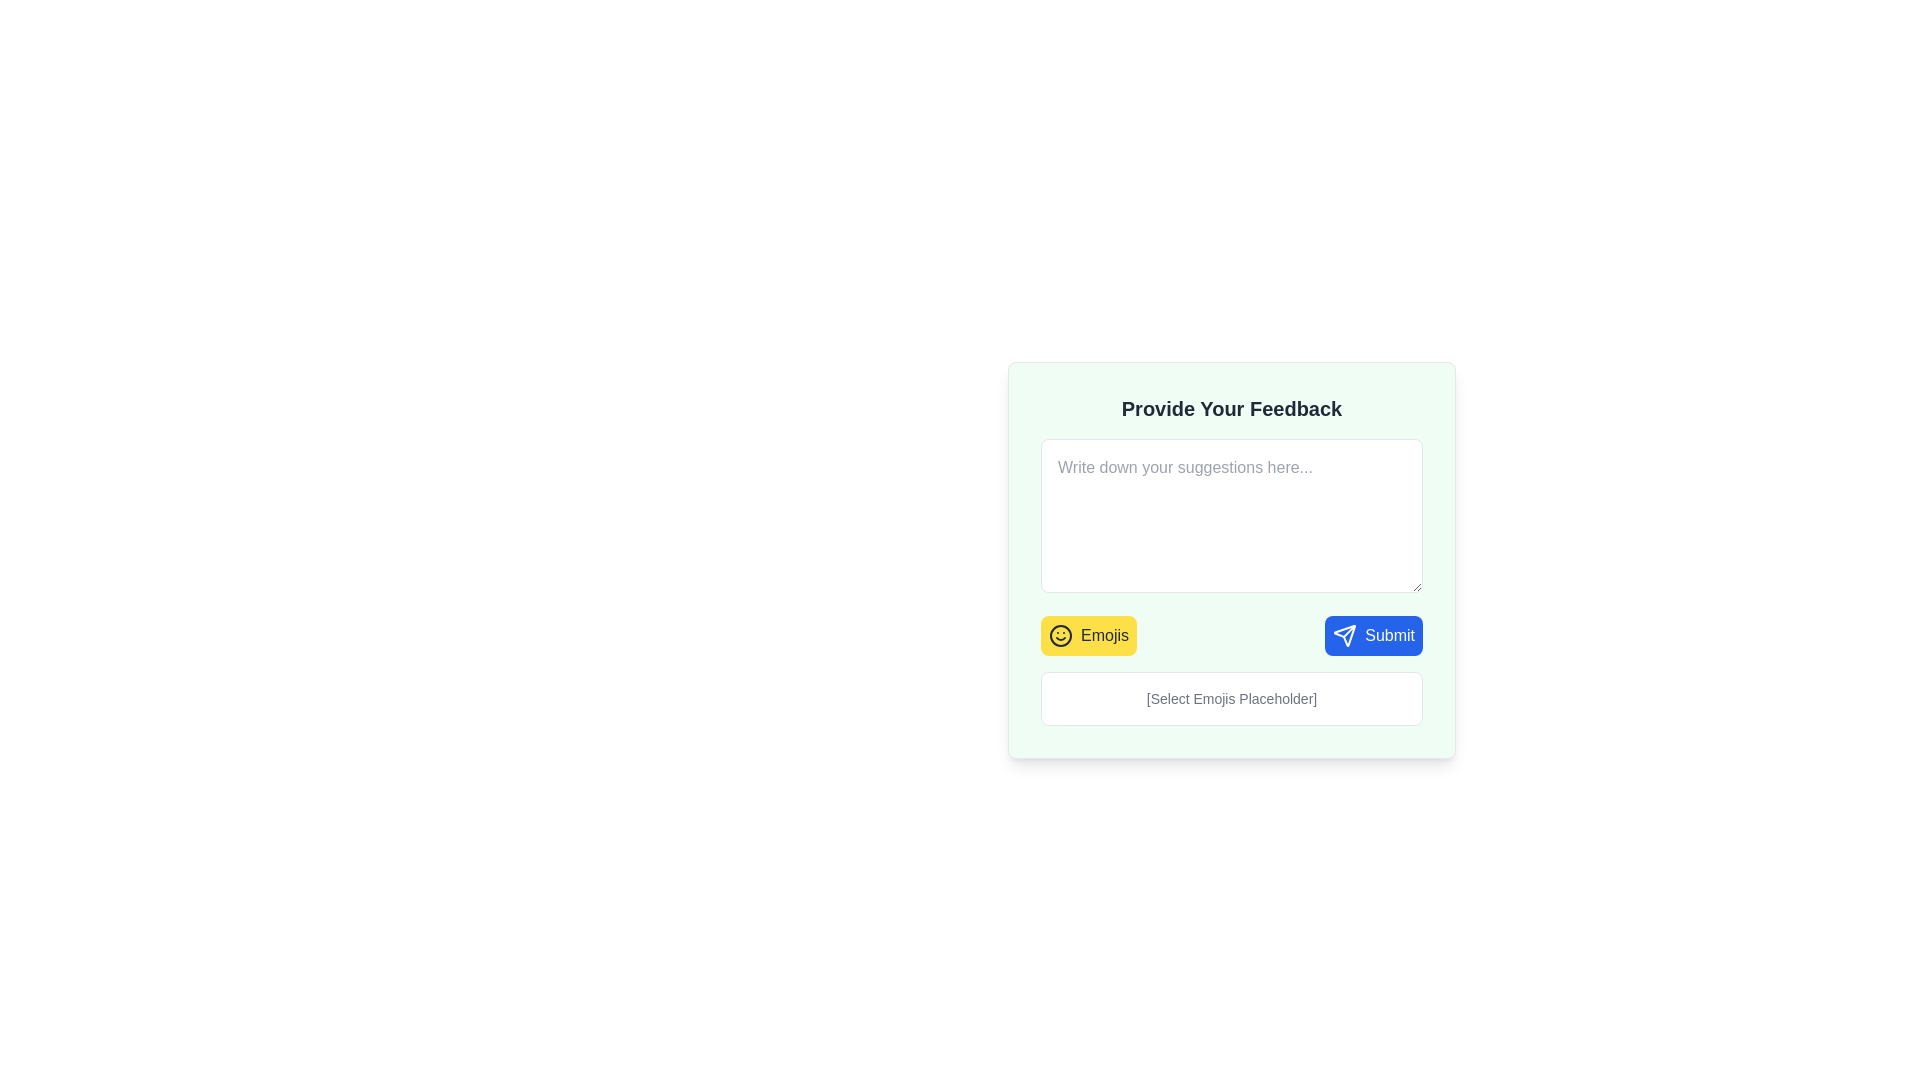  What do you see at coordinates (1231, 697) in the screenshot?
I see `the text element displaying the placeholder '[Select Emojis Placeholder]' which is styled with a gray font inside a white rounded rectangular box` at bounding box center [1231, 697].